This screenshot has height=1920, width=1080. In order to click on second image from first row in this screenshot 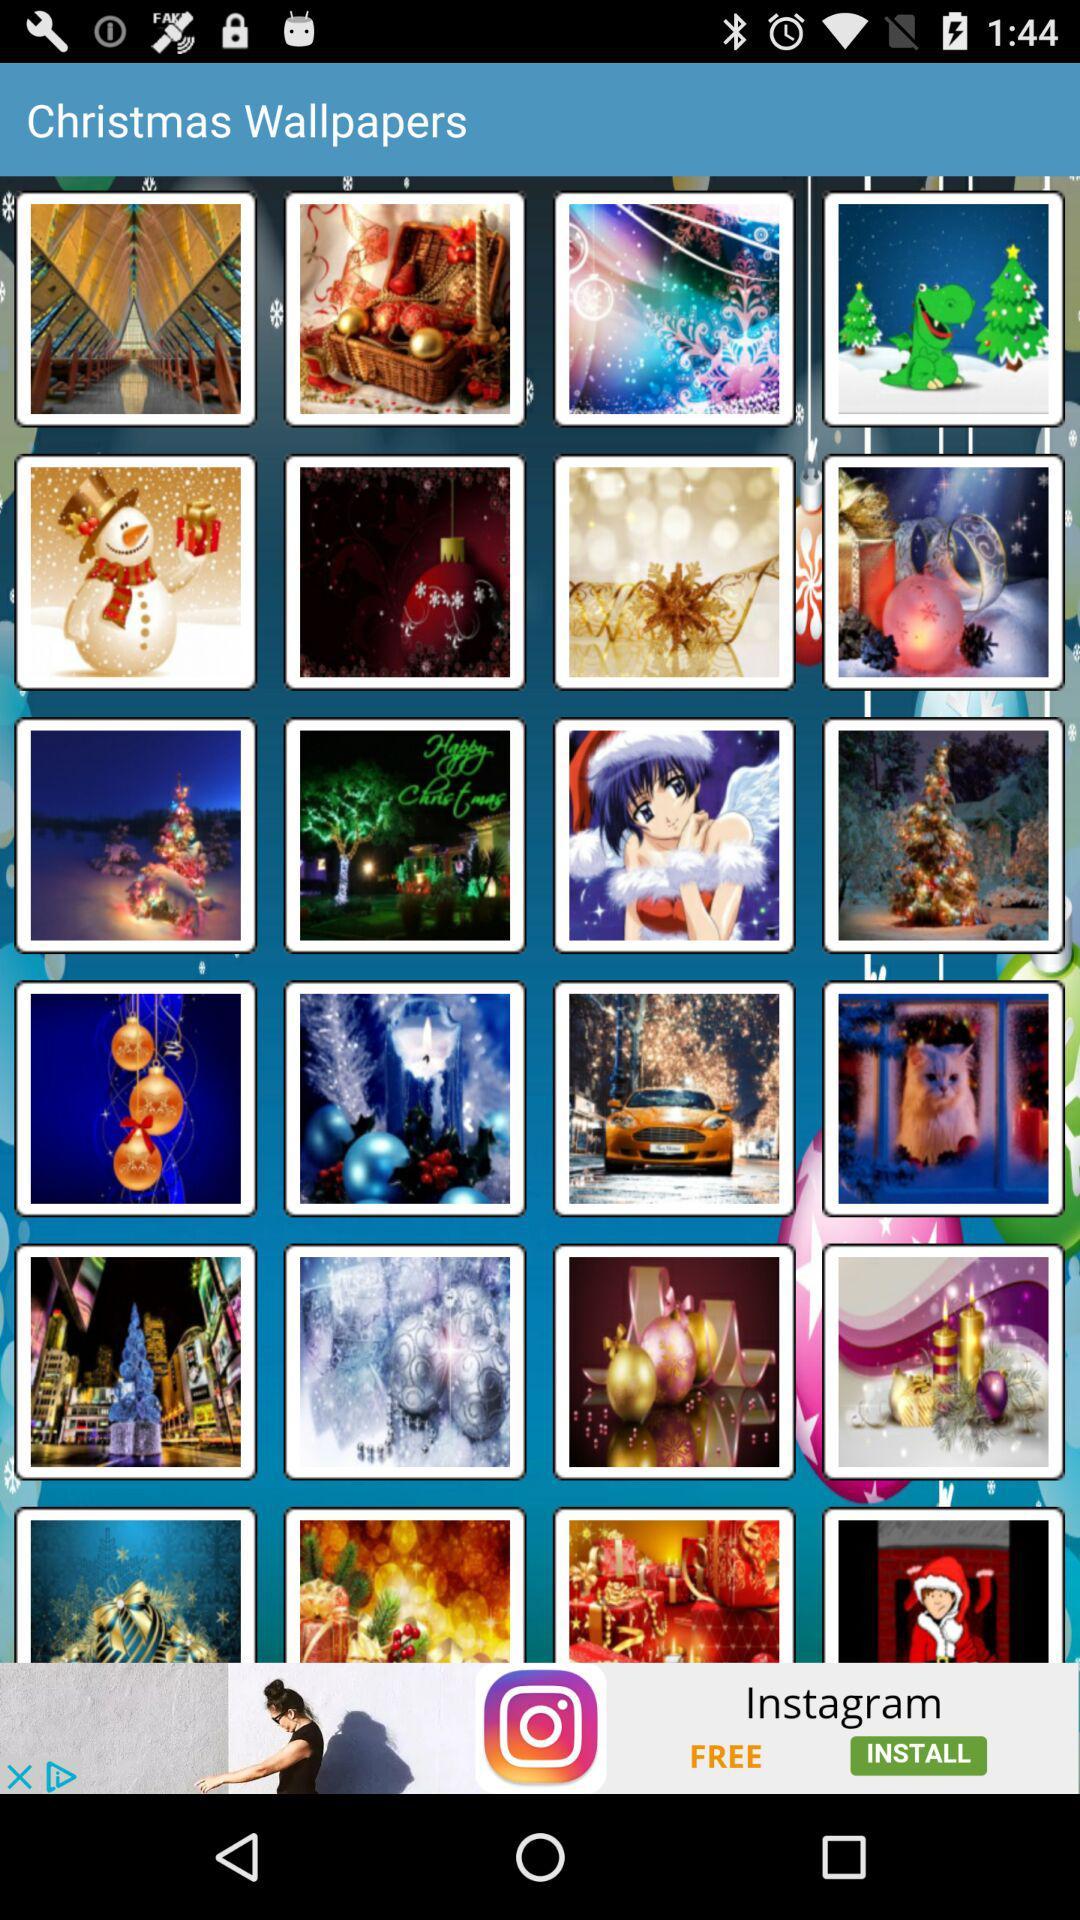, I will do `click(405, 307)`.